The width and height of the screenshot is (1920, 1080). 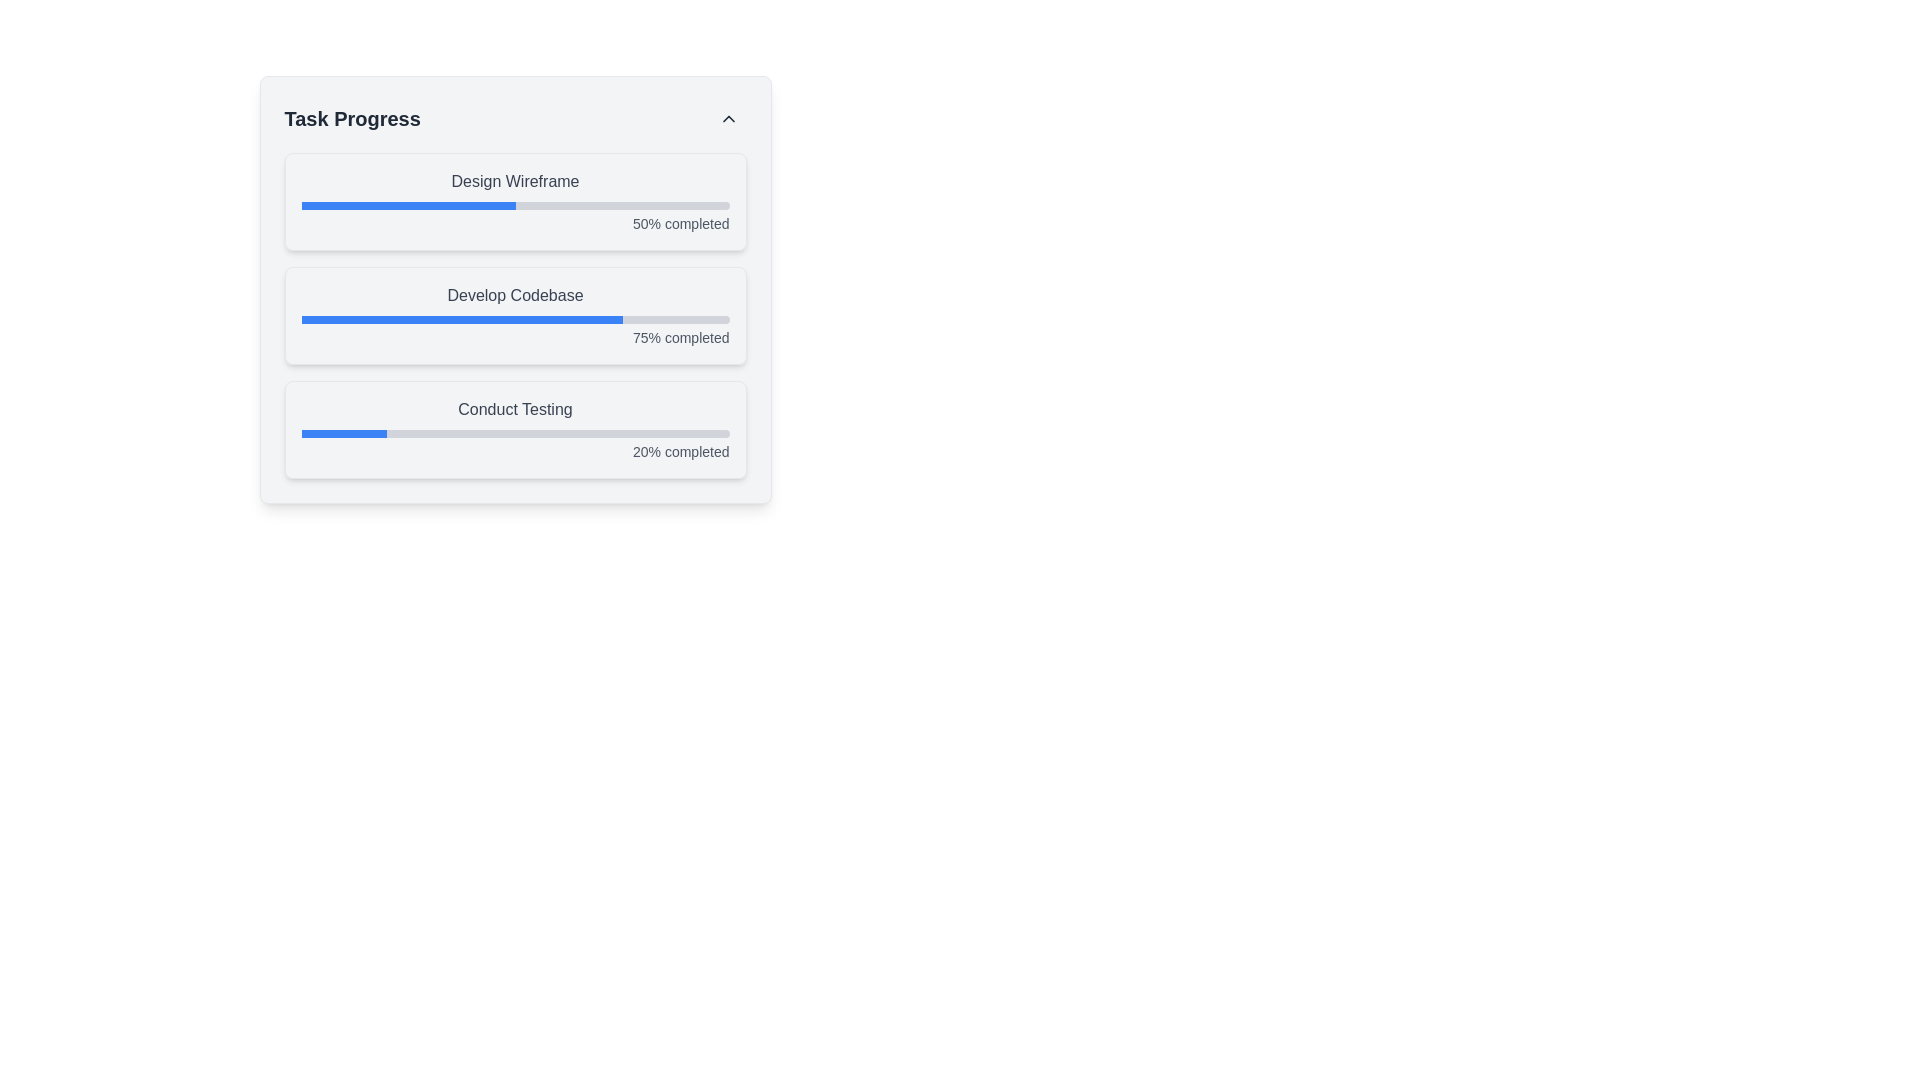 What do you see at coordinates (515, 315) in the screenshot?
I see `the middle progress bar indicating 75% completion of the 'Develop Codebase' task, which is located under the heading 'Task Progress'` at bounding box center [515, 315].